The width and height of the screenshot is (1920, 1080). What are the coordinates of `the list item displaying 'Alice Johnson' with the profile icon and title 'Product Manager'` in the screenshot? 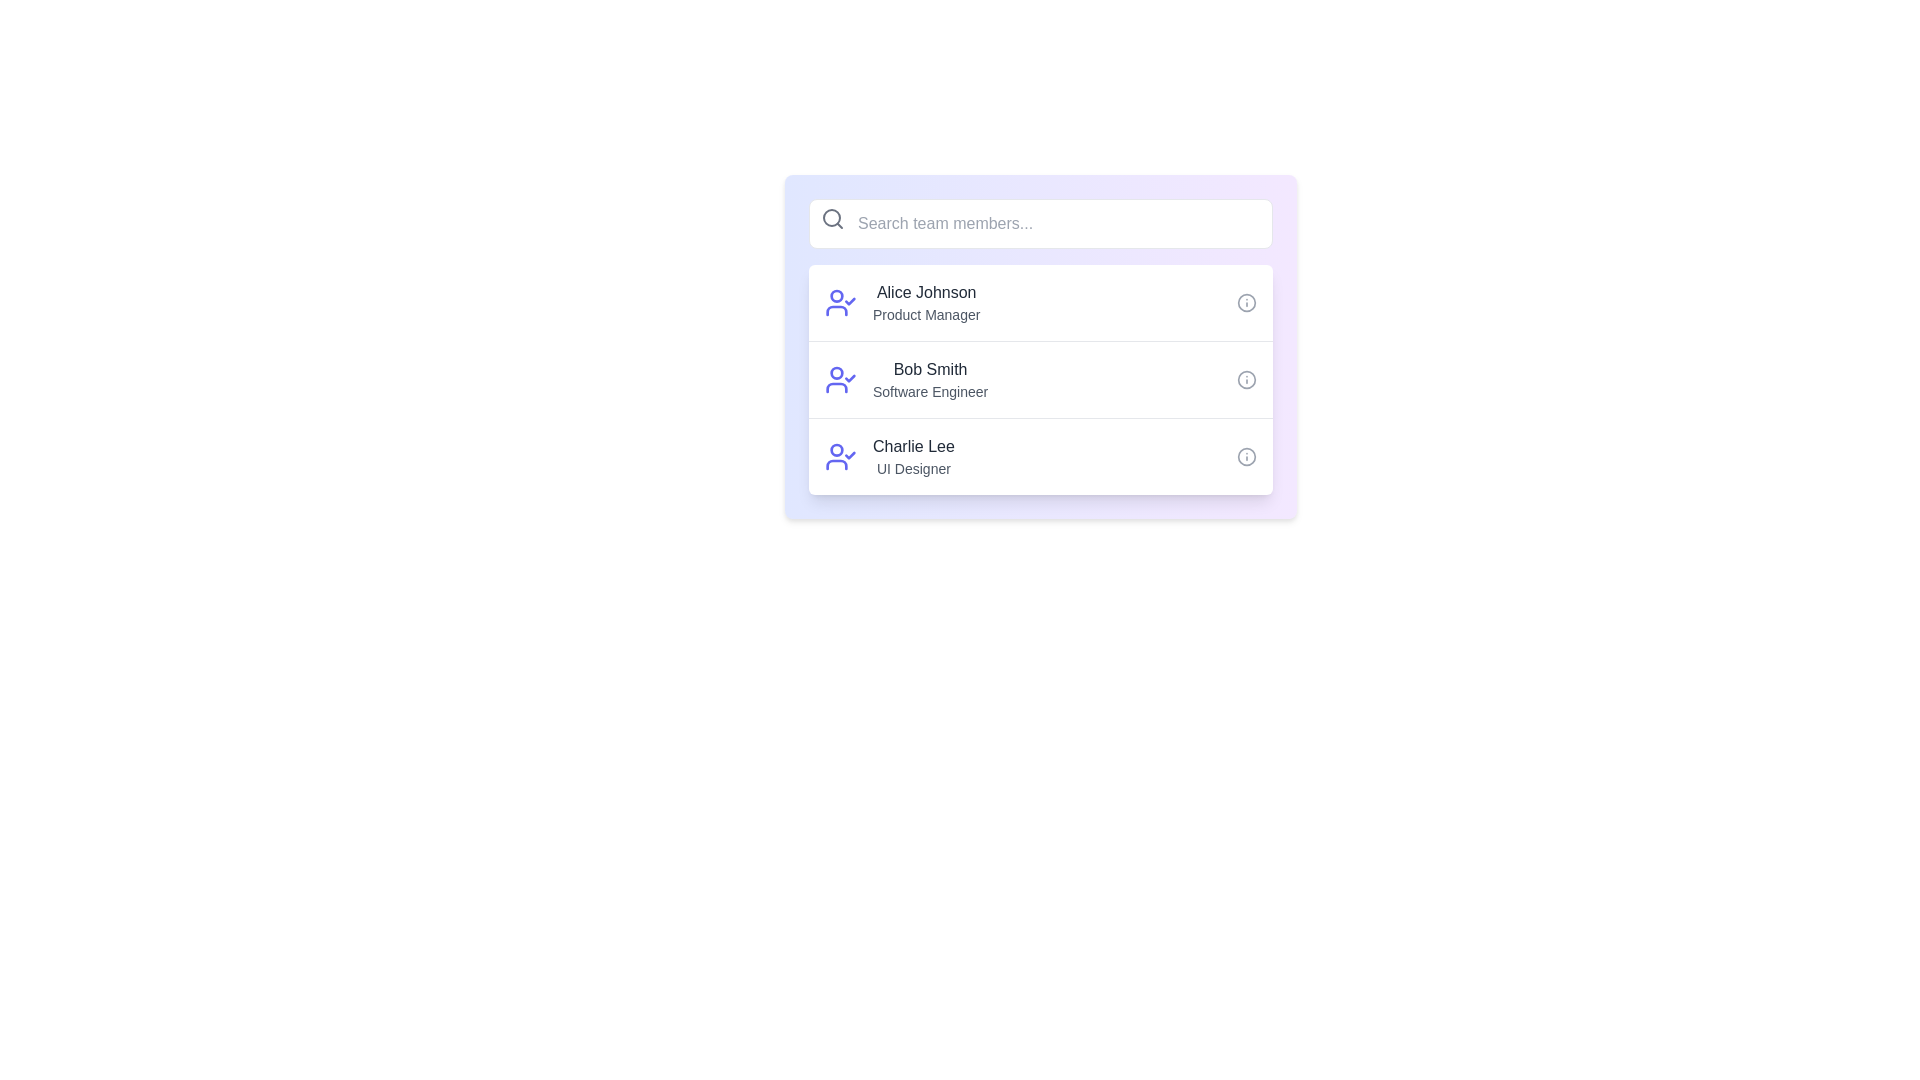 It's located at (901, 303).